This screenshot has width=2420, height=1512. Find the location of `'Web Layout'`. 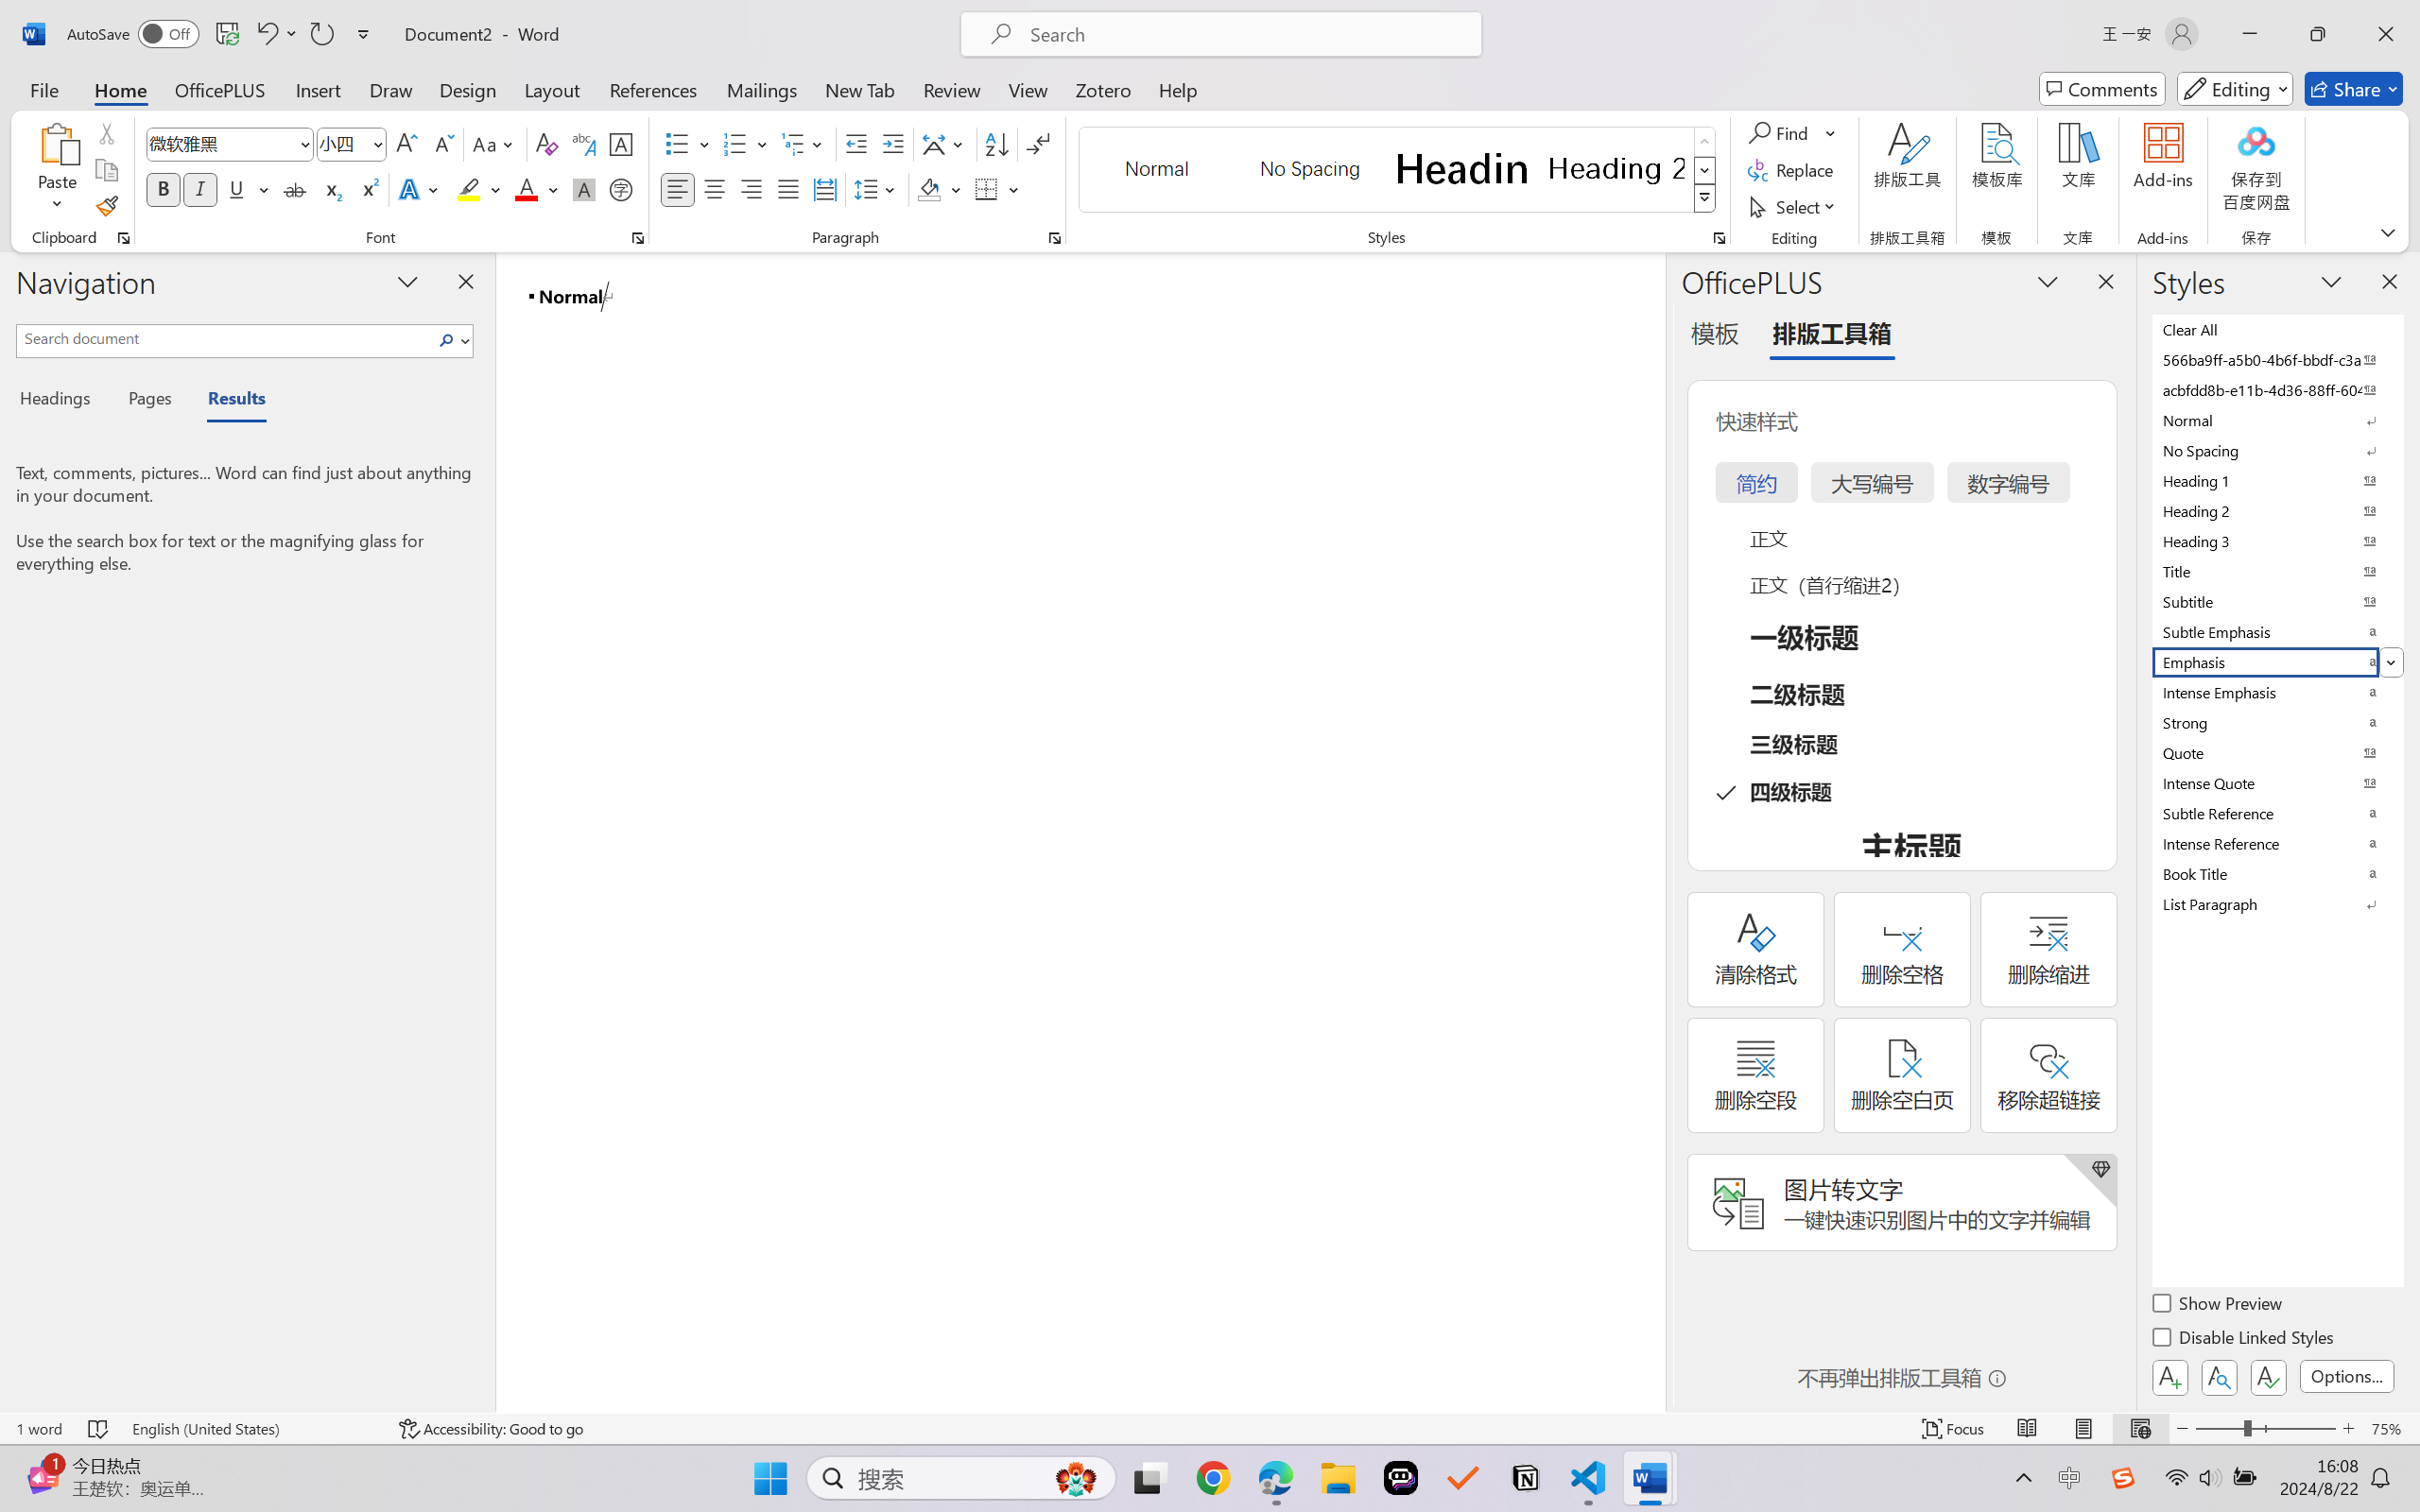

'Web Layout' is located at coordinates (2139, 1428).